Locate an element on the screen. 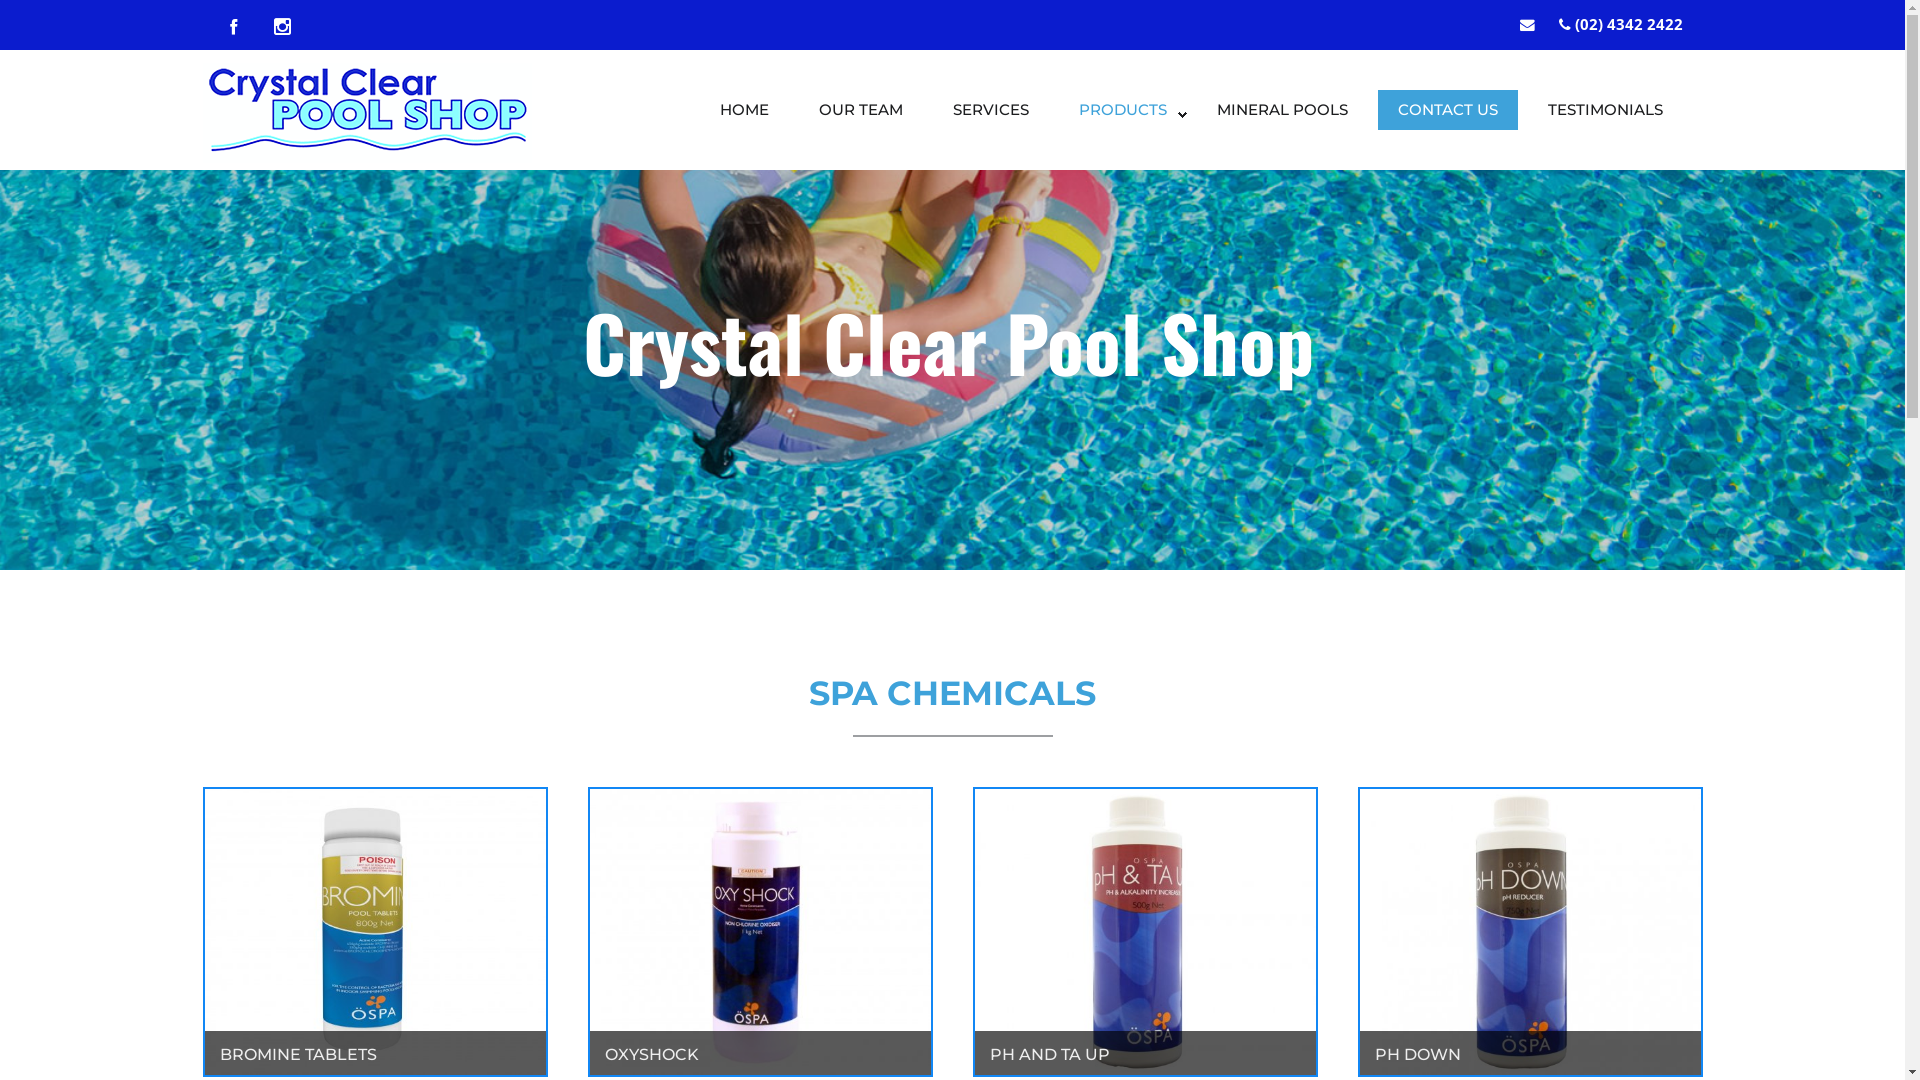 The image size is (1920, 1080). 'CONTACT US' is located at coordinates (1448, 110).